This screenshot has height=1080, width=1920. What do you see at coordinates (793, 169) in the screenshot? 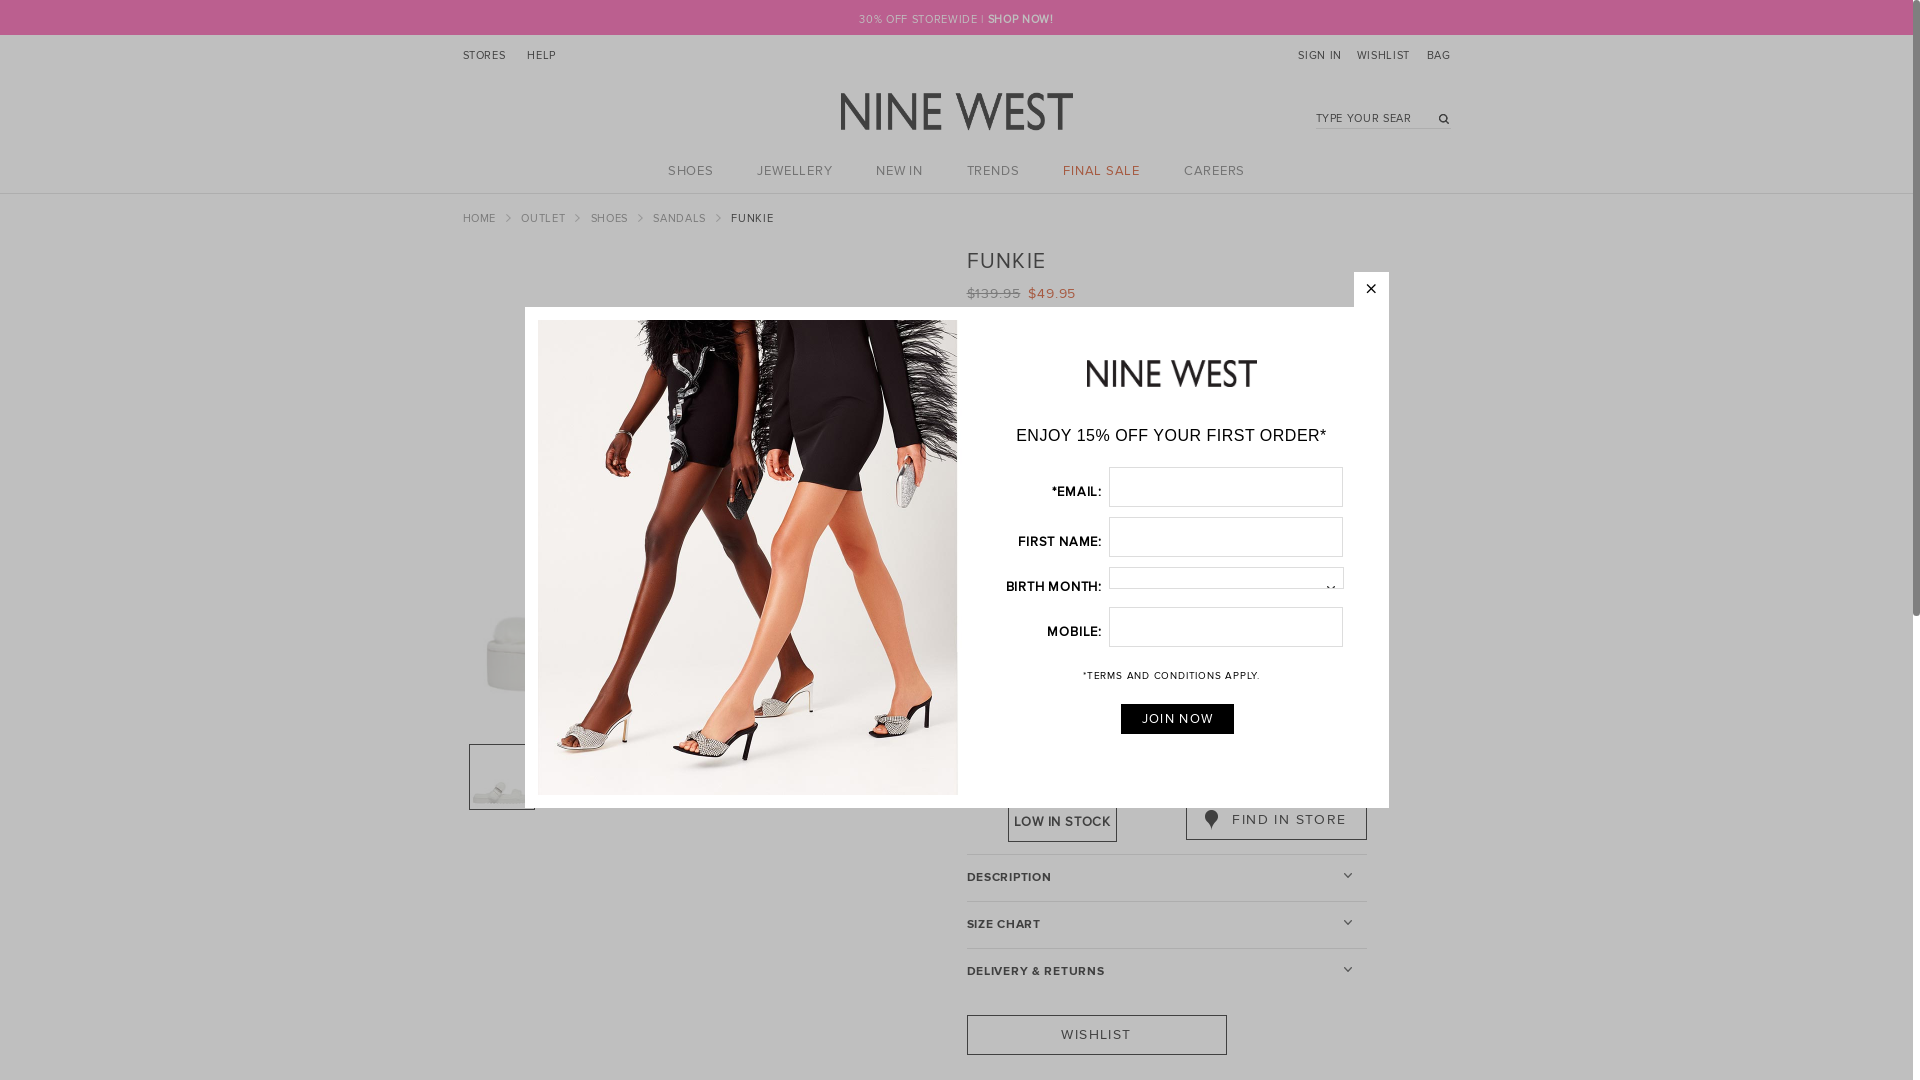
I see `'JEWELLERY'` at bounding box center [793, 169].